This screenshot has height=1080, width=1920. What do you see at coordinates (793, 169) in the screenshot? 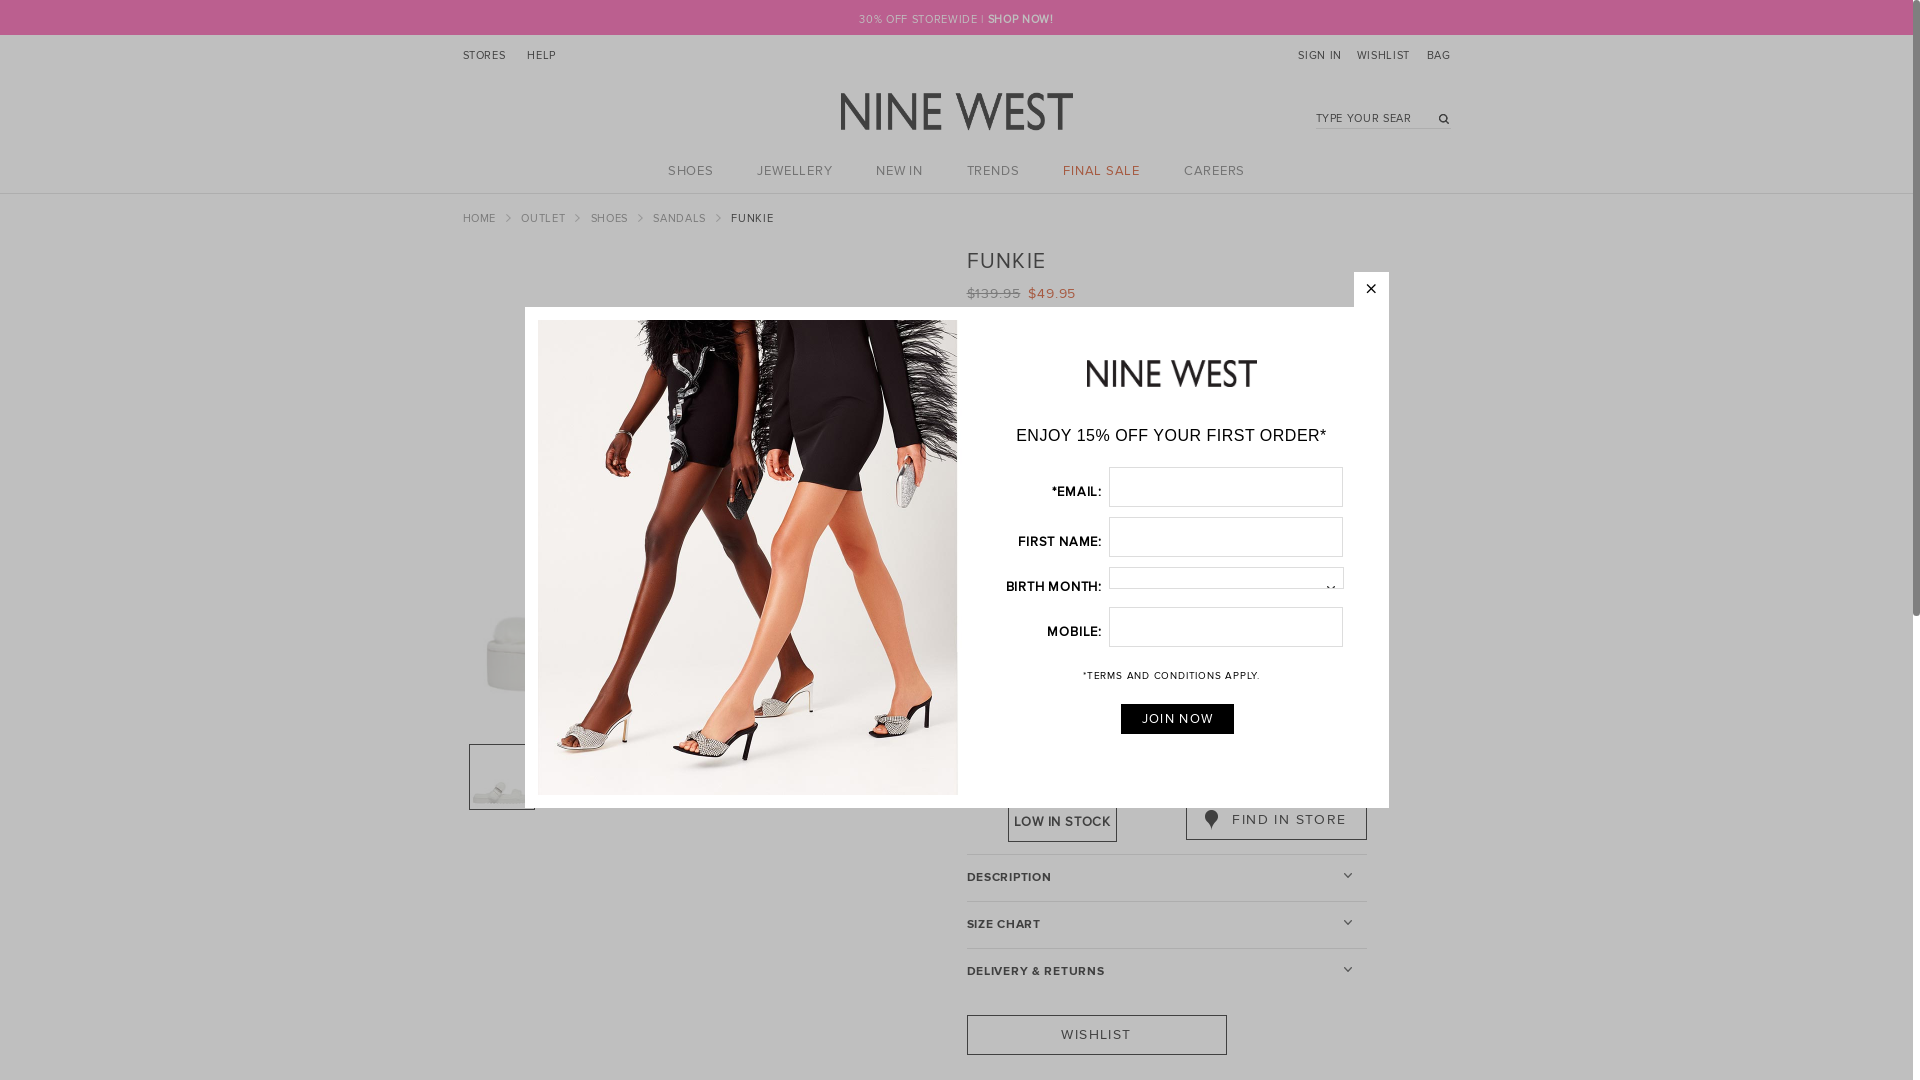
I see `'JEWELLERY'` at bounding box center [793, 169].